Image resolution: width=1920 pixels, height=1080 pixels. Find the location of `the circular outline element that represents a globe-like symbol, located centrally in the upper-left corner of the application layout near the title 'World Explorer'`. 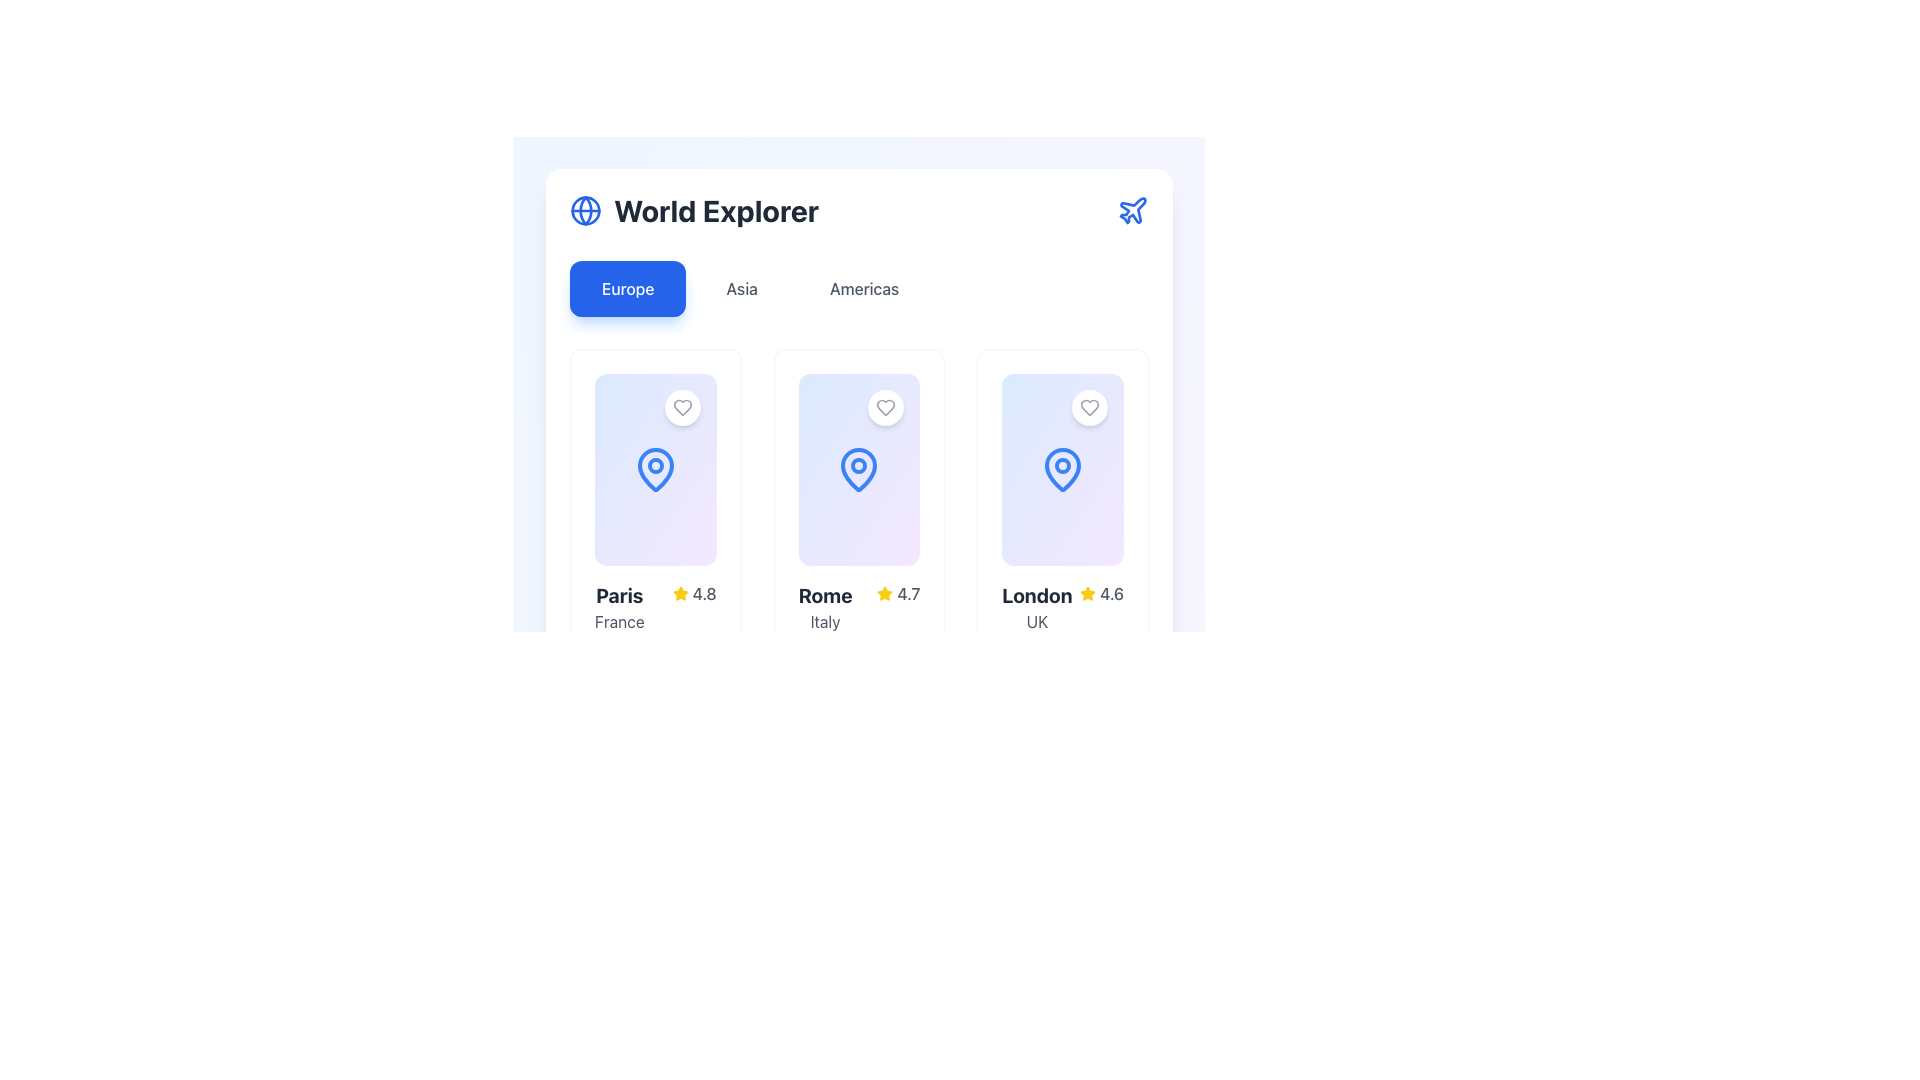

the circular outline element that represents a globe-like symbol, located centrally in the upper-left corner of the application layout near the title 'World Explorer' is located at coordinates (584, 211).